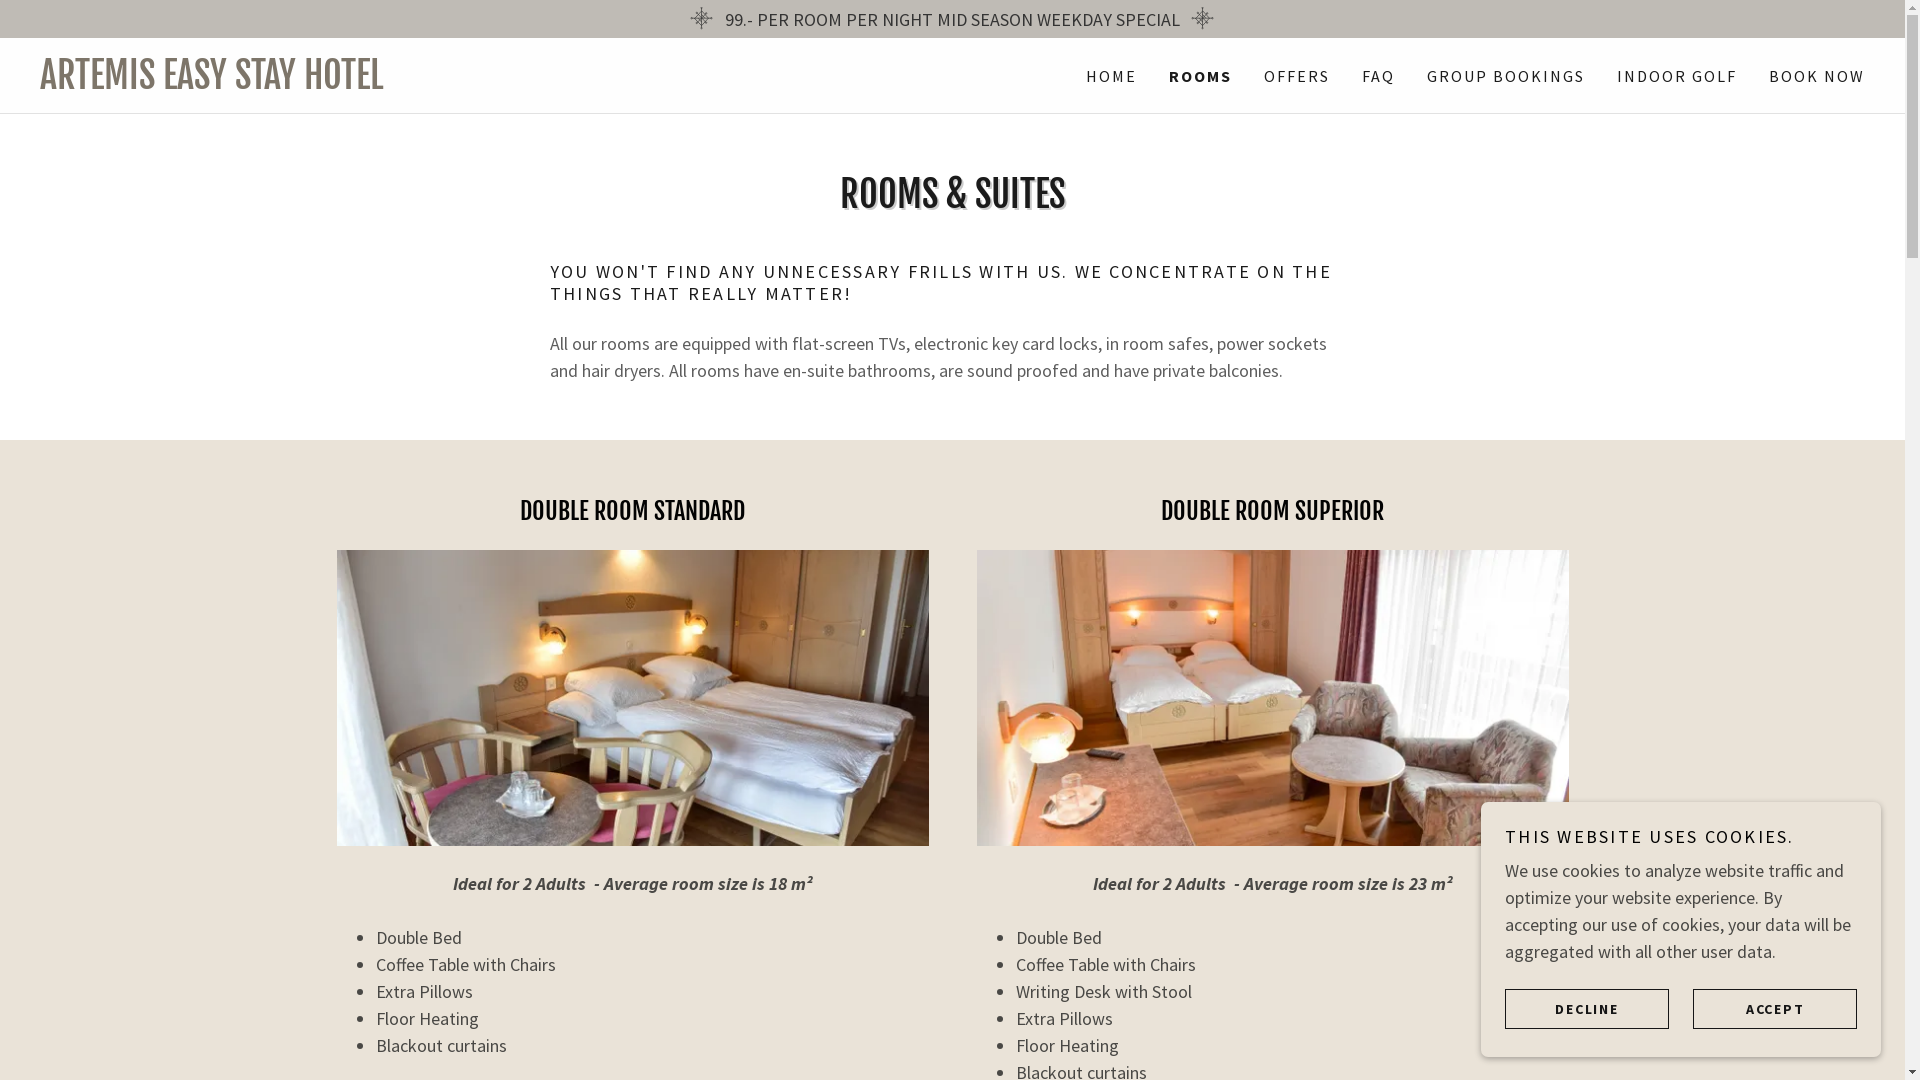 Image resolution: width=1920 pixels, height=1080 pixels. What do you see at coordinates (1256, 75) in the screenshot?
I see `'OFFERS'` at bounding box center [1256, 75].